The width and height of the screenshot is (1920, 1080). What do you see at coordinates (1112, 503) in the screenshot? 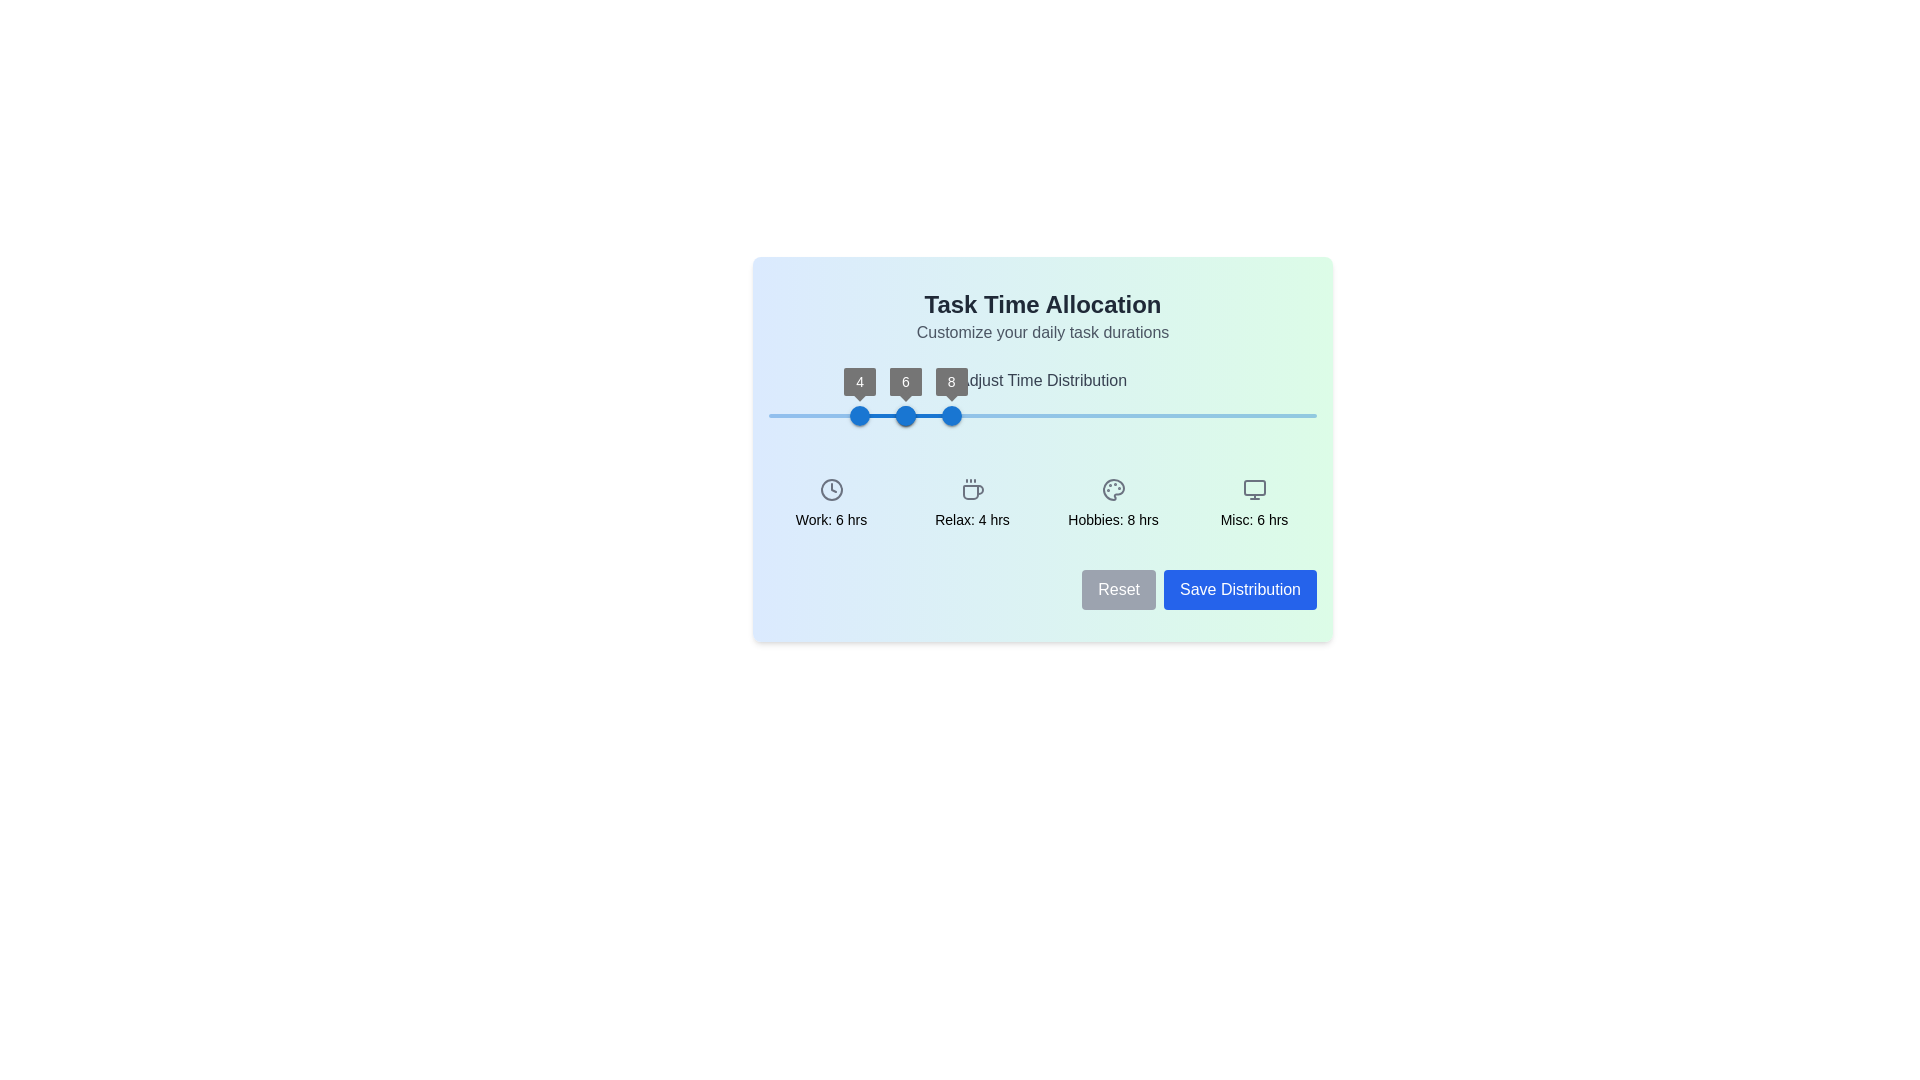
I see `the label 'Hobbies: 8 hrs' which has a gray palette icon above it, positioned in a grid between 'Relax: 4 hrs' and 'Misc: 6 hrs'` at bounding box center [1112, 503].